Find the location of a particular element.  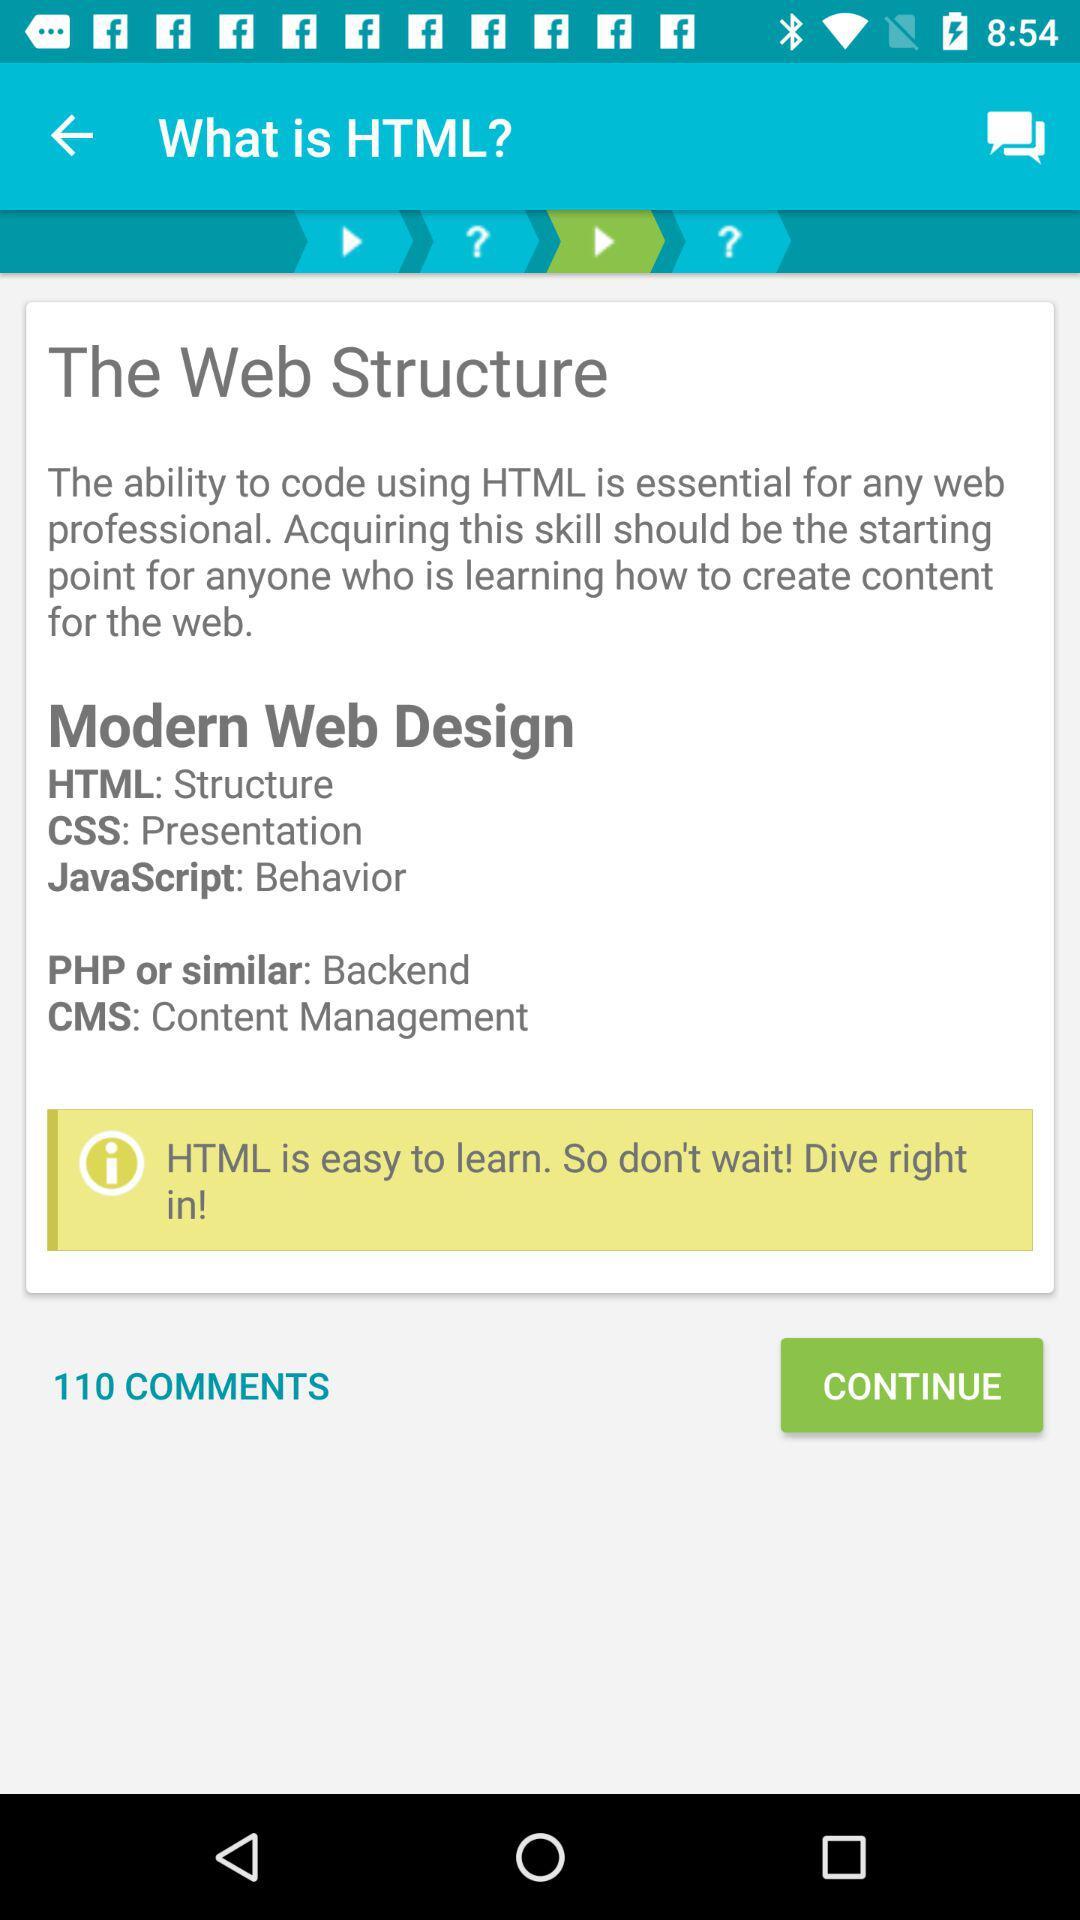

continue button which is at the right side of the page is located at coordinates (911, 1384).